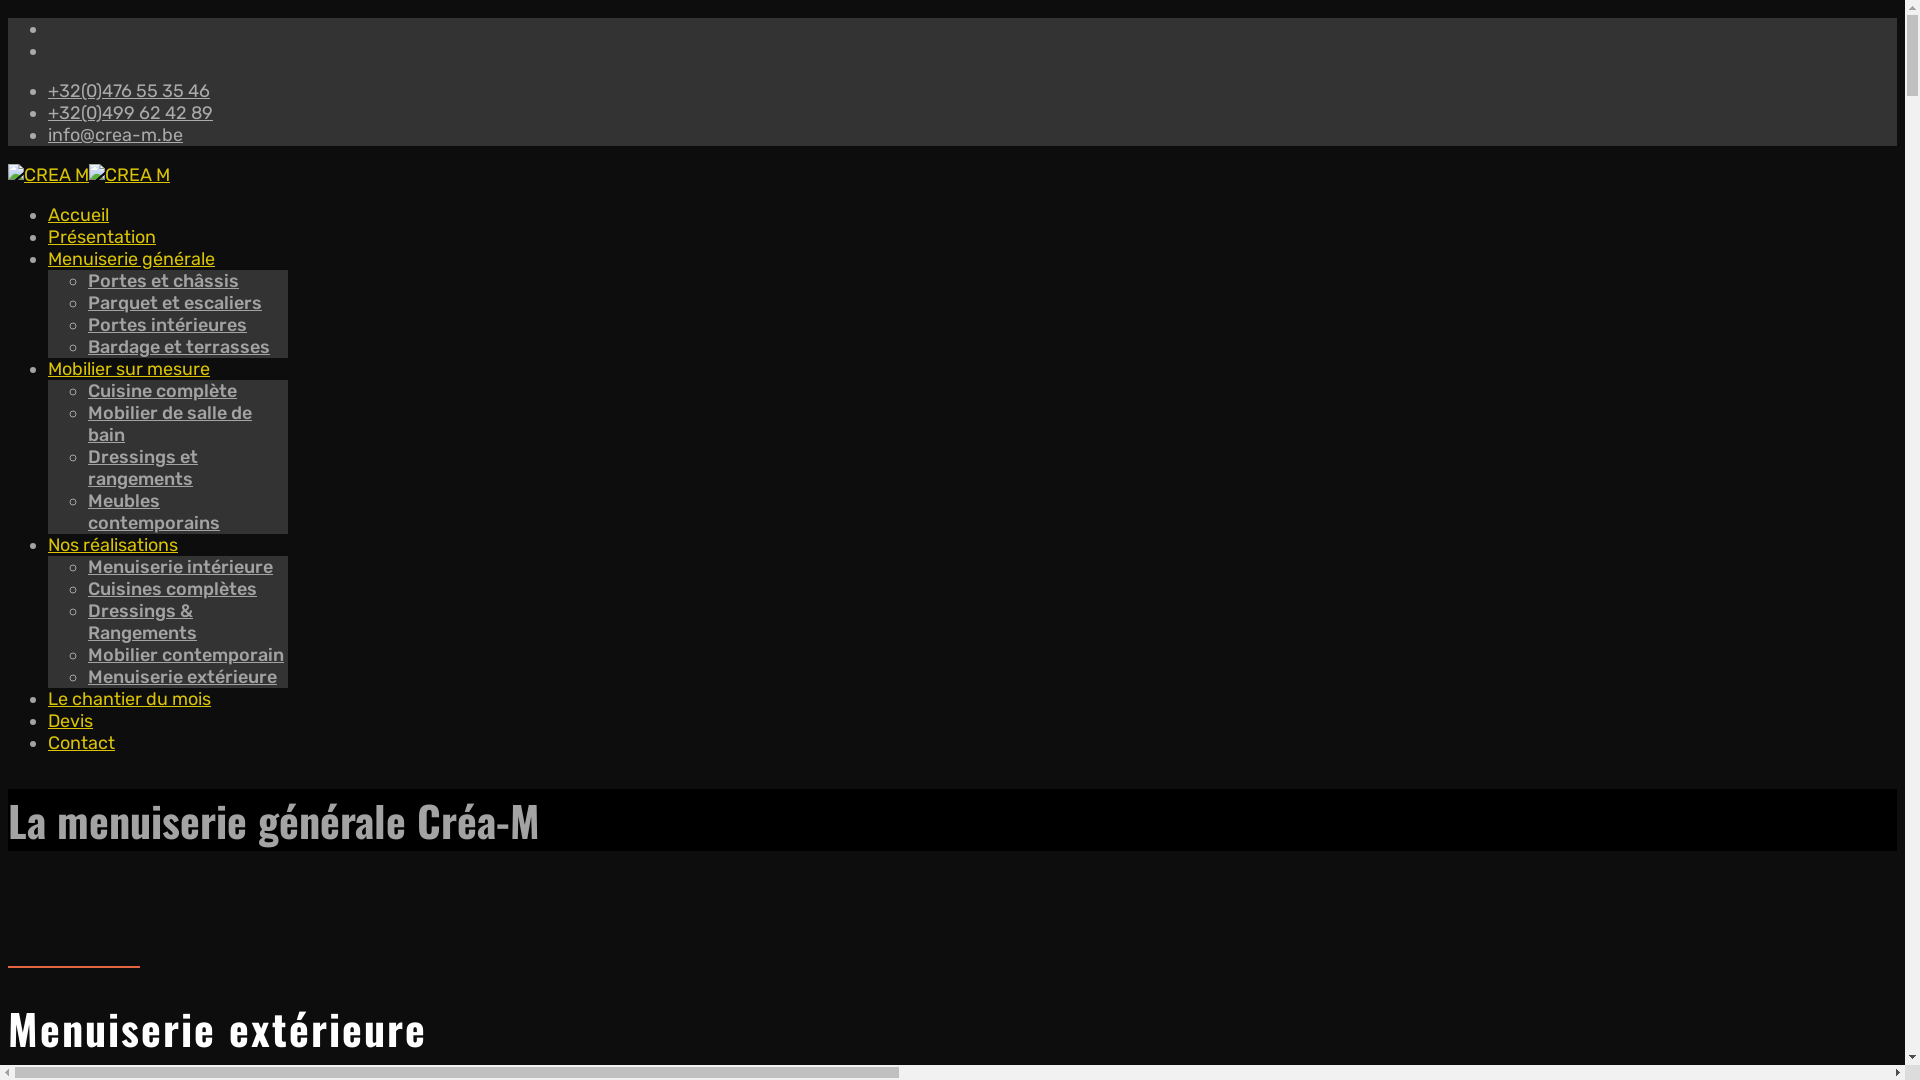 The image size is (1920, 1080). I want to click on 'Bardage et terrasses', so click(178, 346).